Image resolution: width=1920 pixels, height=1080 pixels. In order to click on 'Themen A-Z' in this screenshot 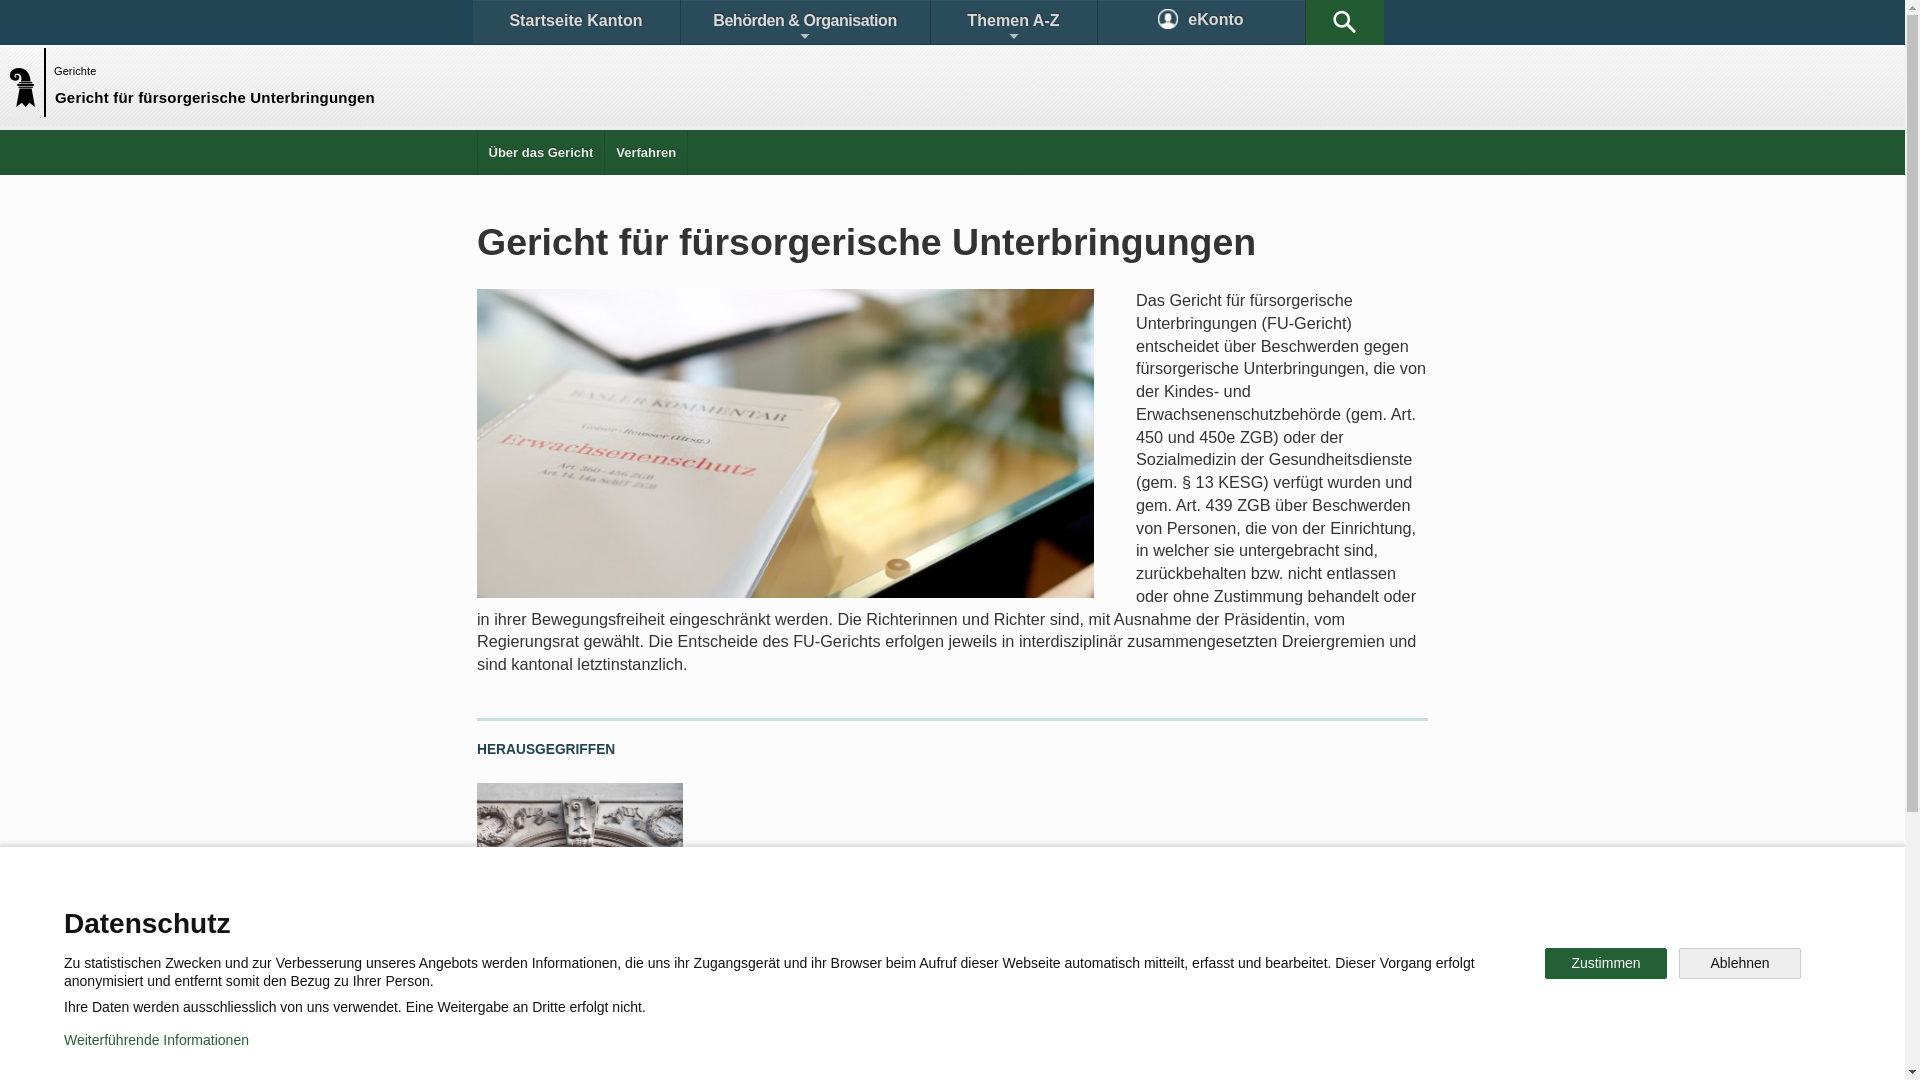, I will do `click(1012, 22)`.